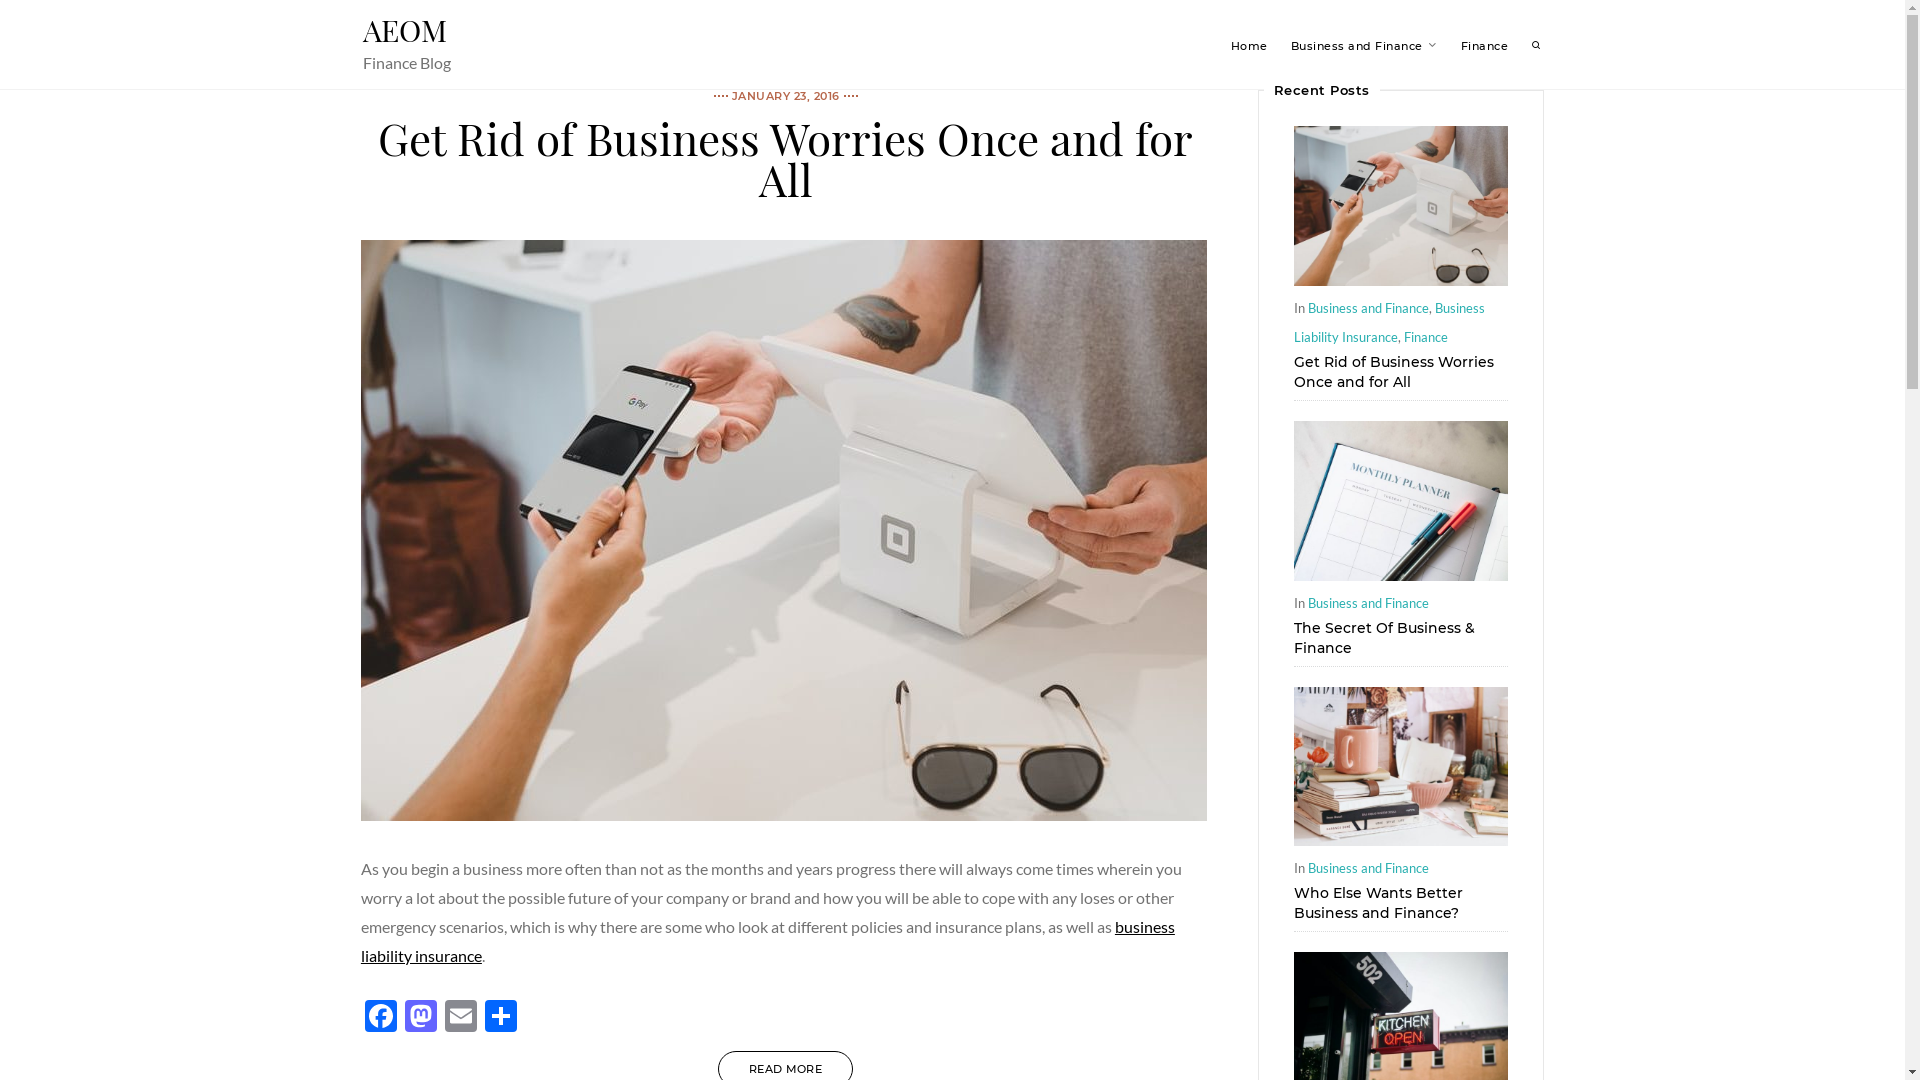 This screenshot has height=1080, width=1920. Describe the element at coordinates (402, 30) in the screenshot. I see `'AEOM'` at that location.